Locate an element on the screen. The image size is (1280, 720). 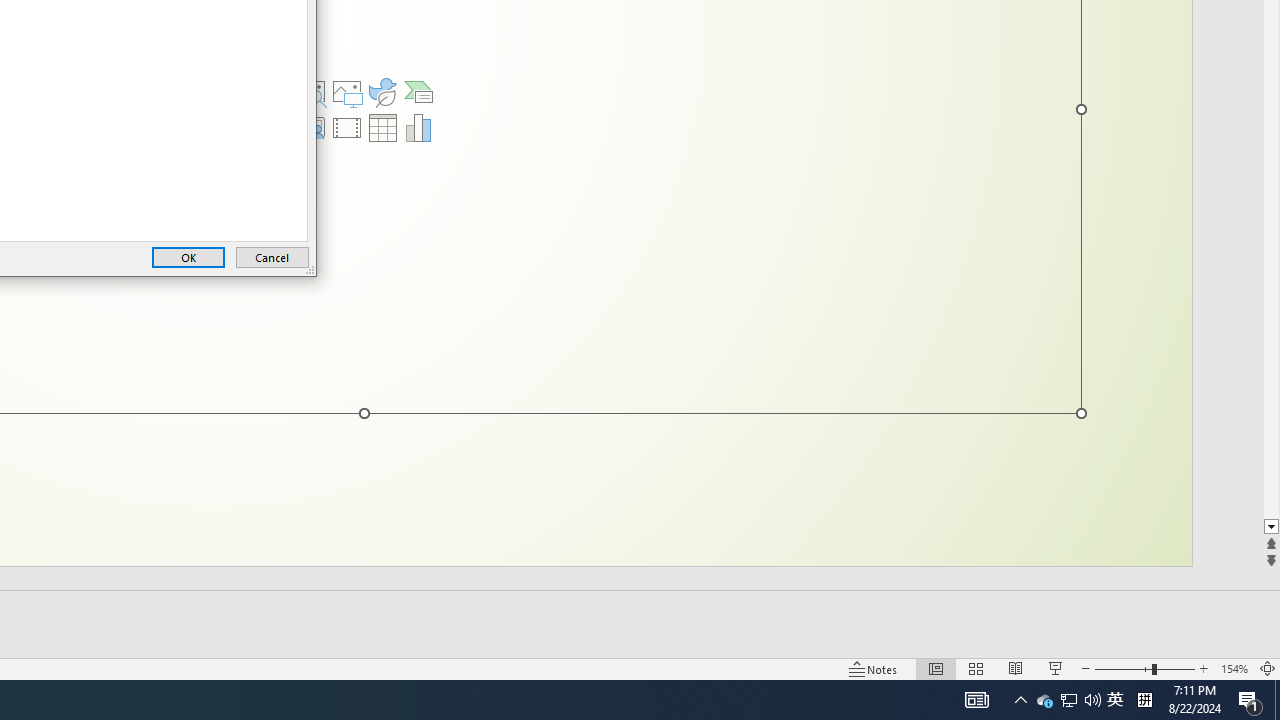
'Insert an Icon' is located at coordinates (383, 92).